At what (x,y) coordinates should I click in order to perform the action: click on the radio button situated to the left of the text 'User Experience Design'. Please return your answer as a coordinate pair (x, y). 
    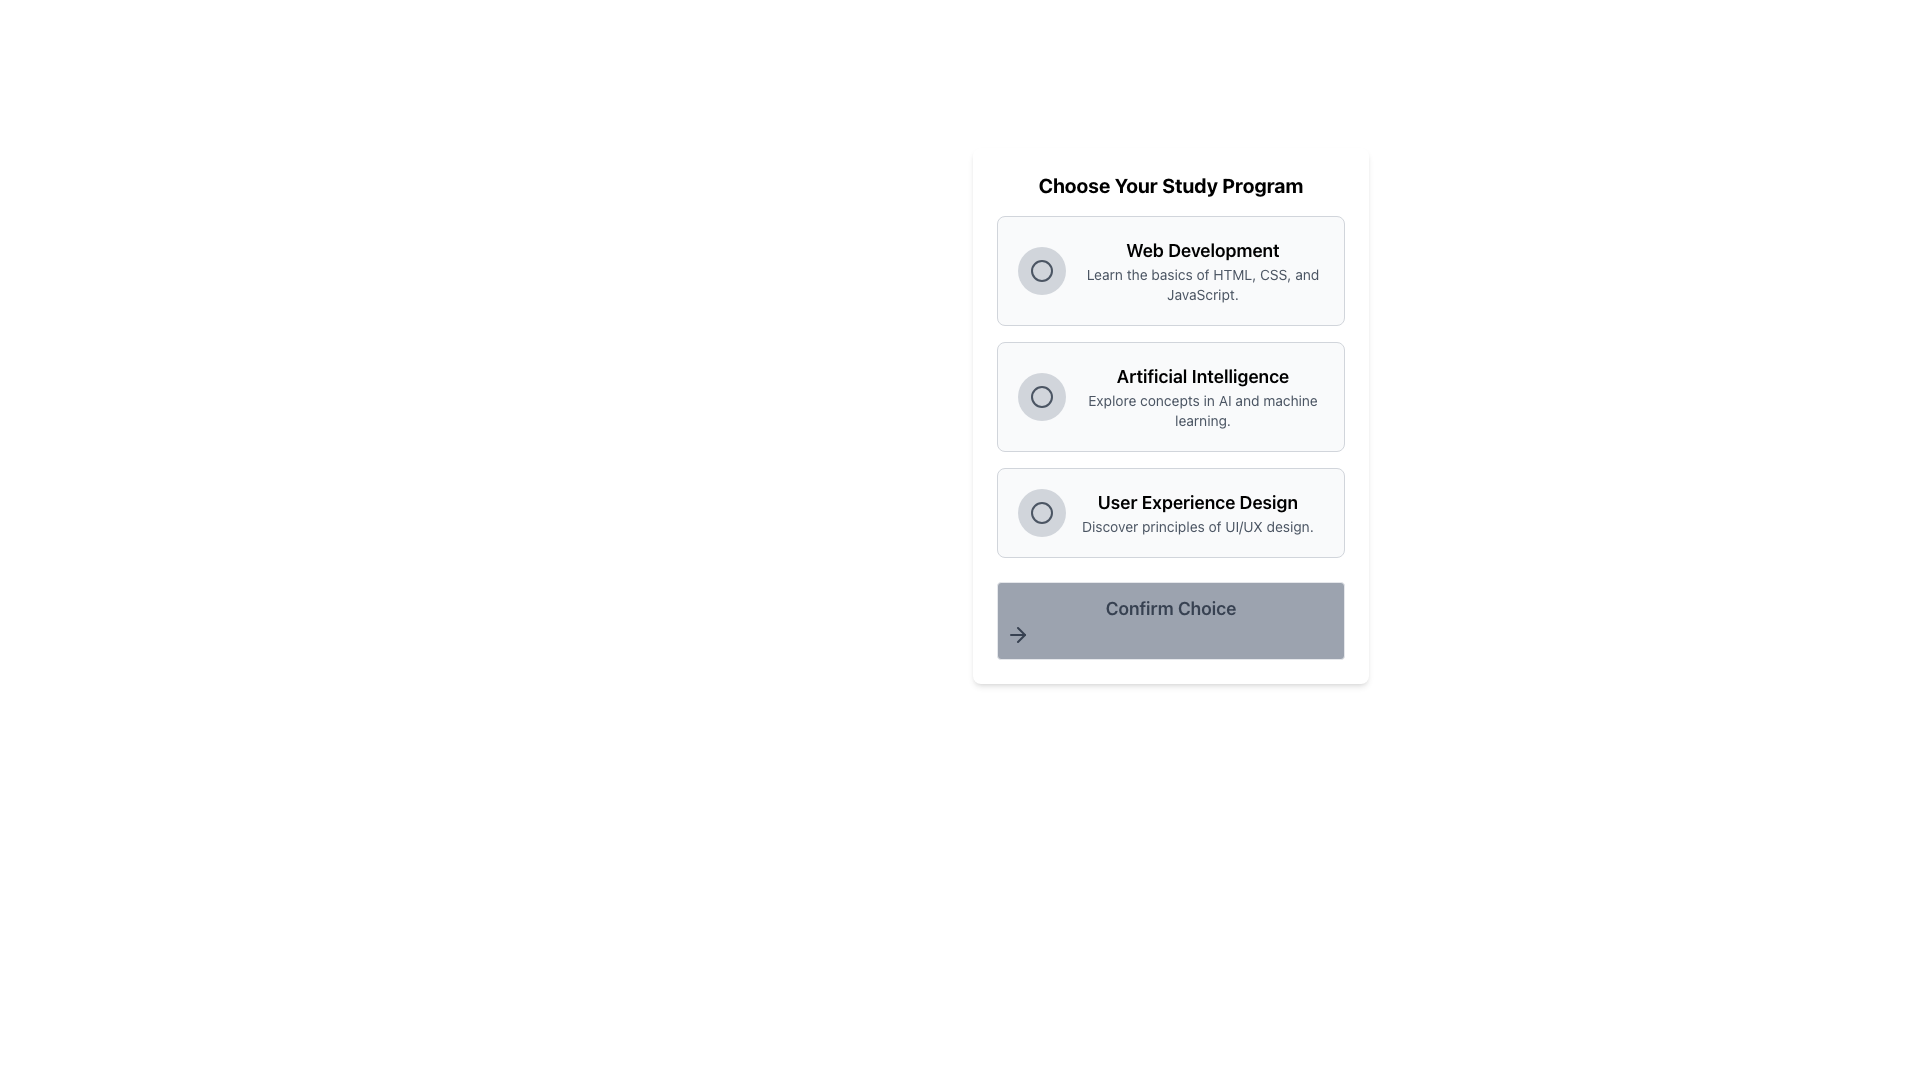
    Looking at the image, I should click on (1040, 512).